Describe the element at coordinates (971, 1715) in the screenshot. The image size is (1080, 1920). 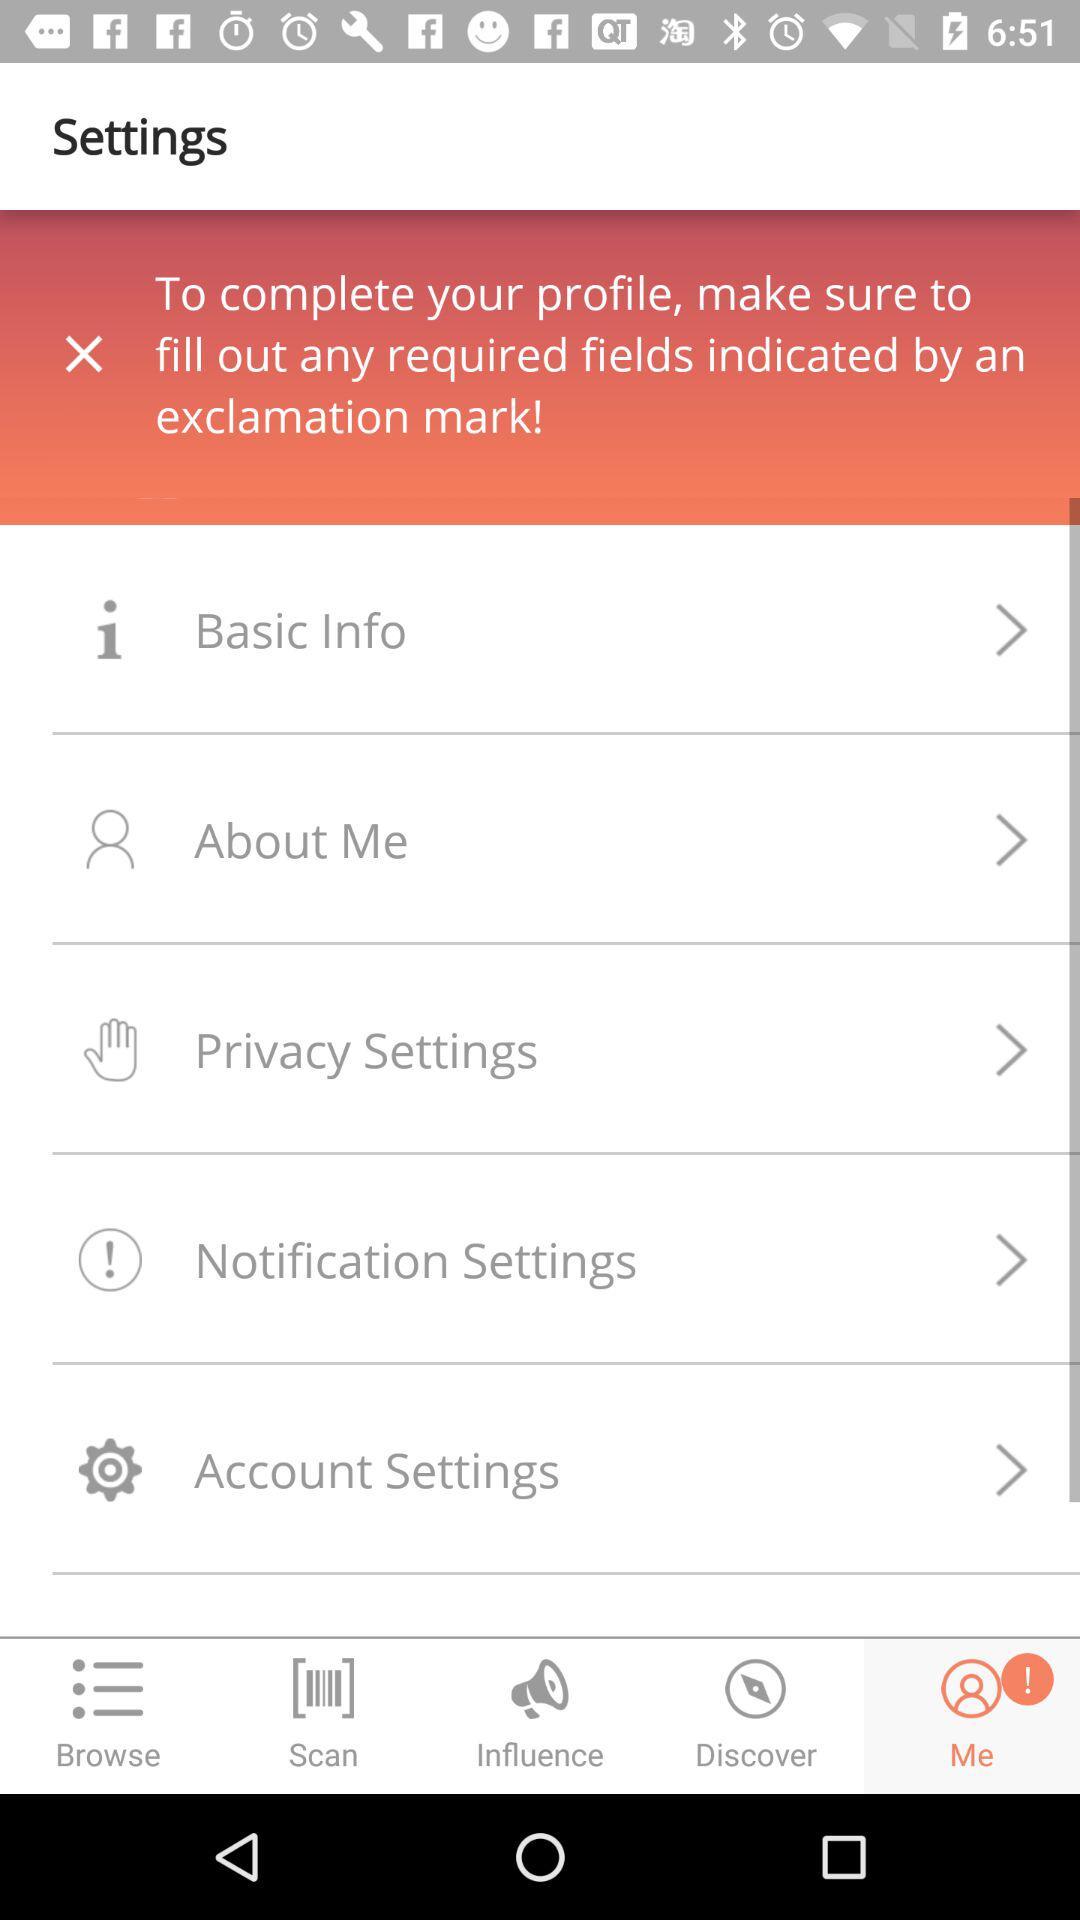
I see `the emoji icon` at that location.